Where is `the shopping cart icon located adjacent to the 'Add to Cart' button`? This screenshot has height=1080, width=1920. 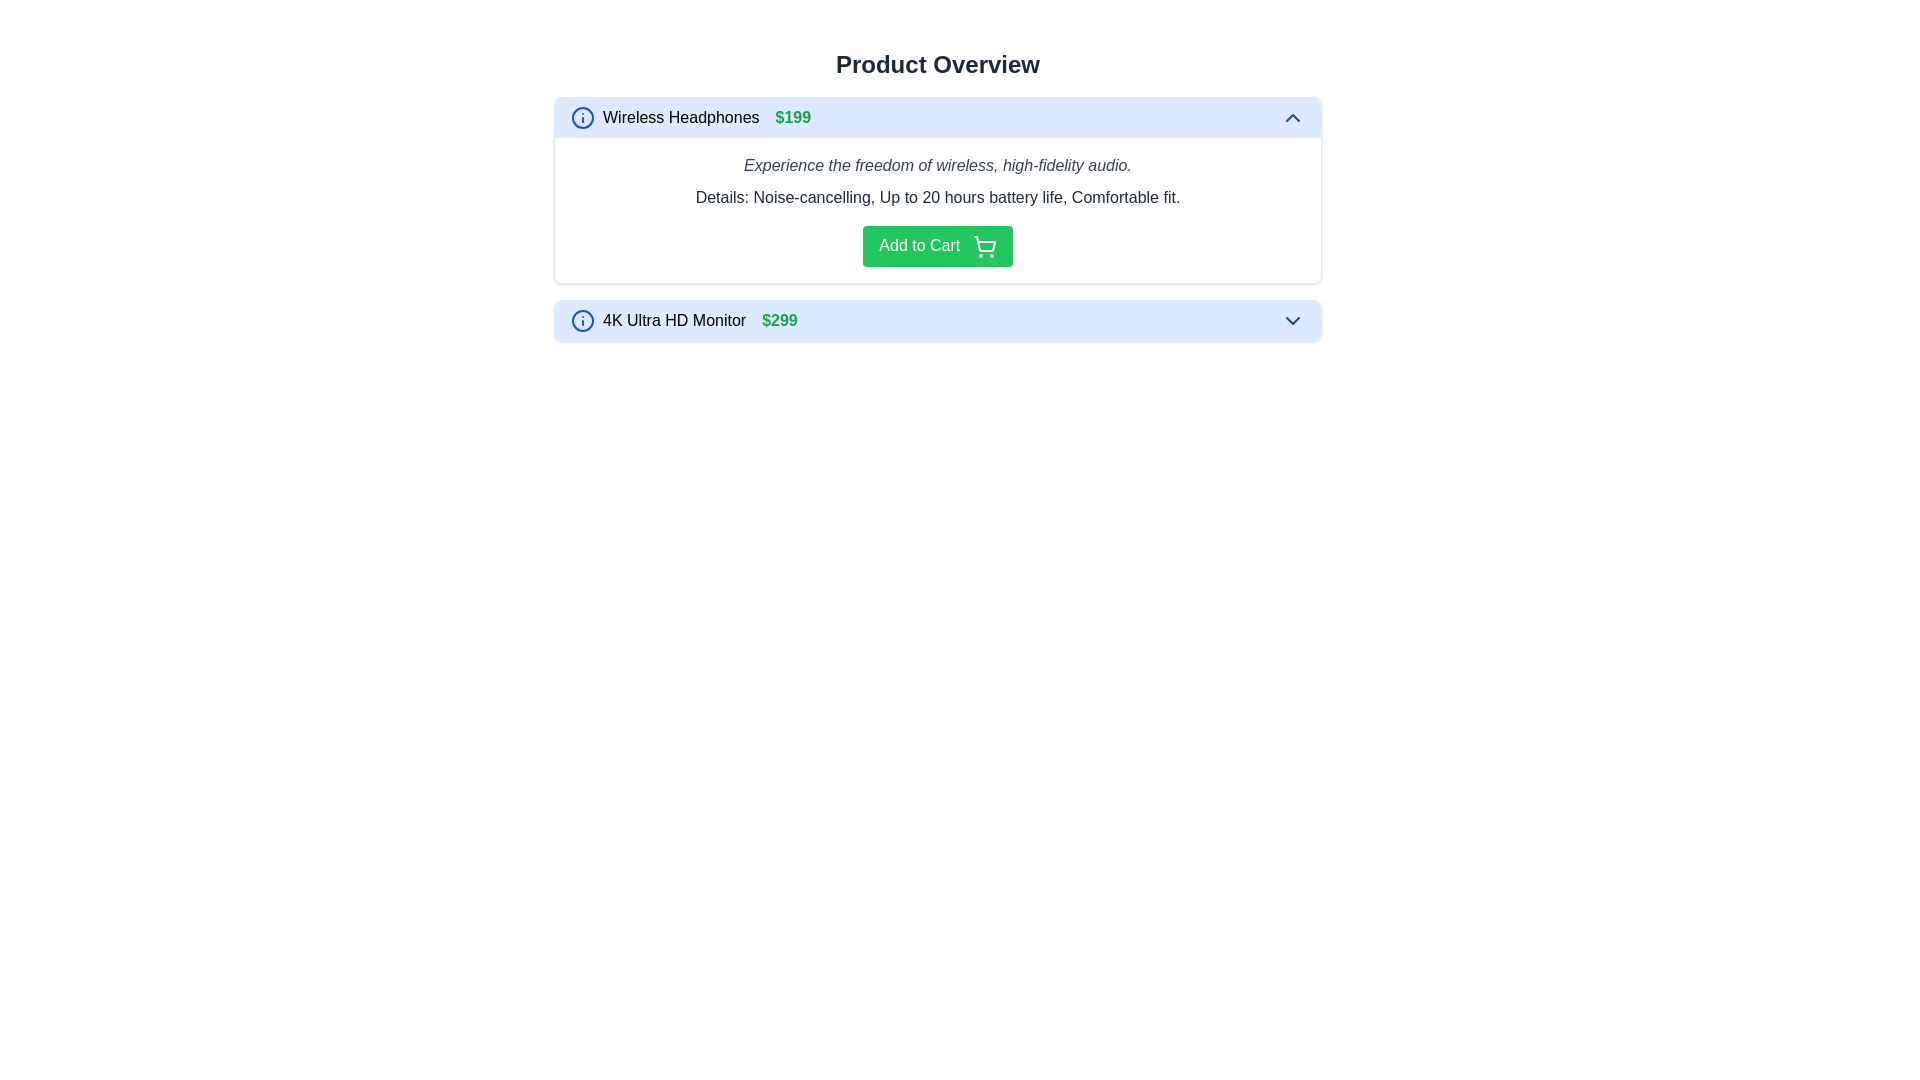
the shopping cart icon located adjacent to the 'Add to Cart' button is located at coordinates (984, 242).